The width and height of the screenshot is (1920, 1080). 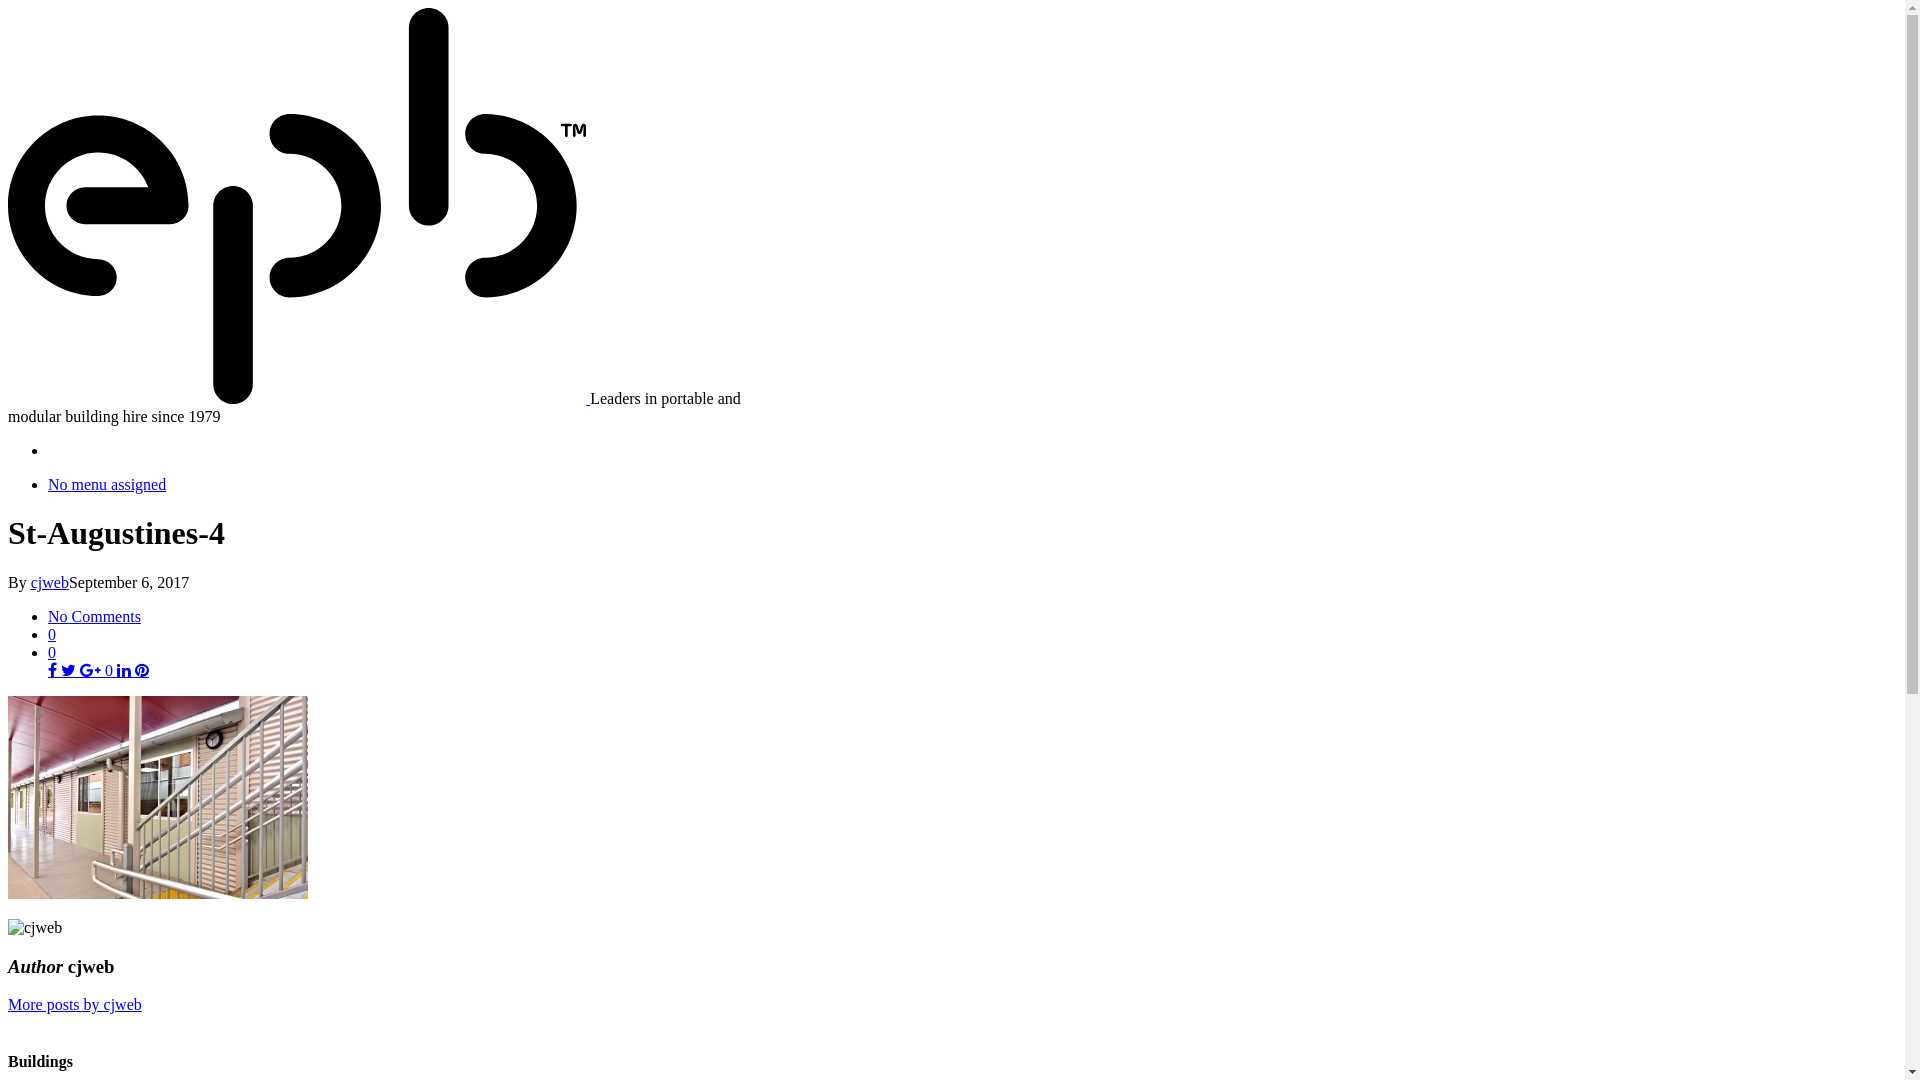 I want to click on 'Pin this', so click(x=133, y=670).